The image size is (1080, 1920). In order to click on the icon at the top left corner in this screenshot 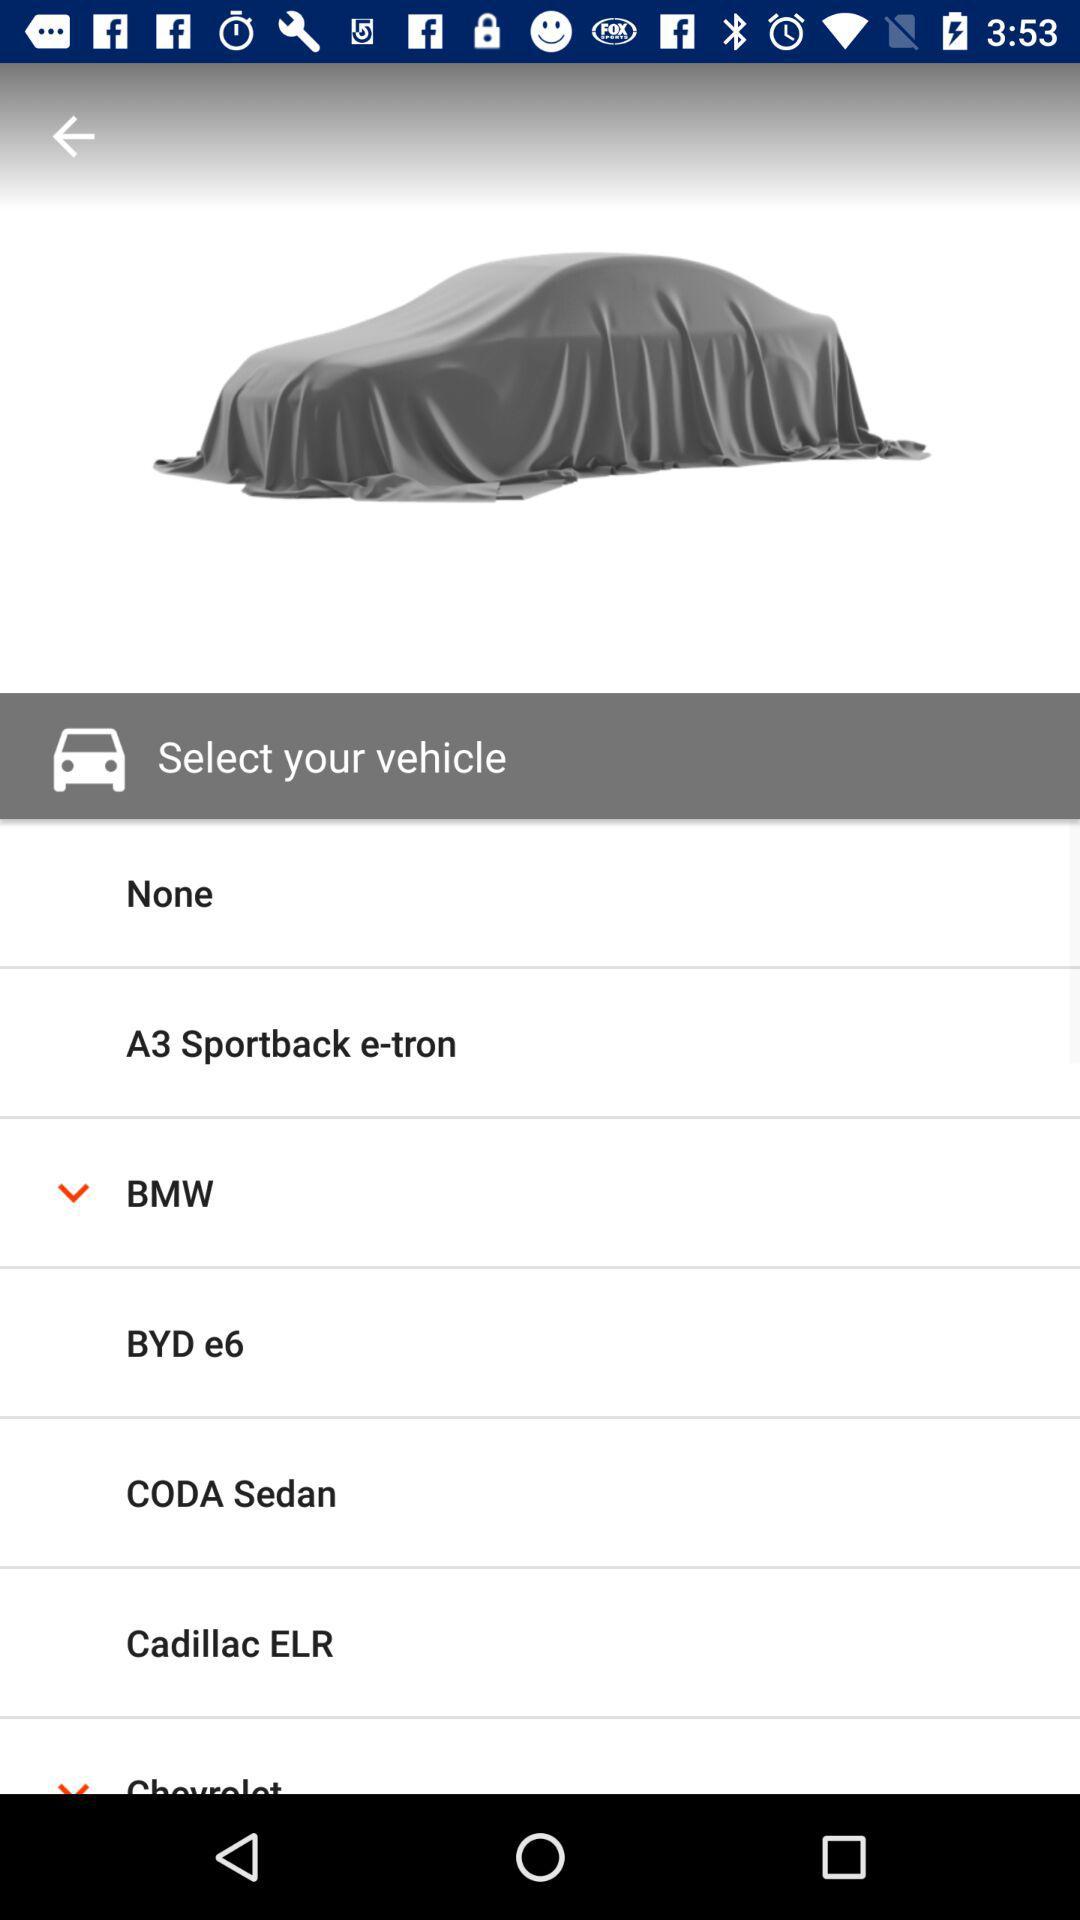, I will do `click(72, 135)`.